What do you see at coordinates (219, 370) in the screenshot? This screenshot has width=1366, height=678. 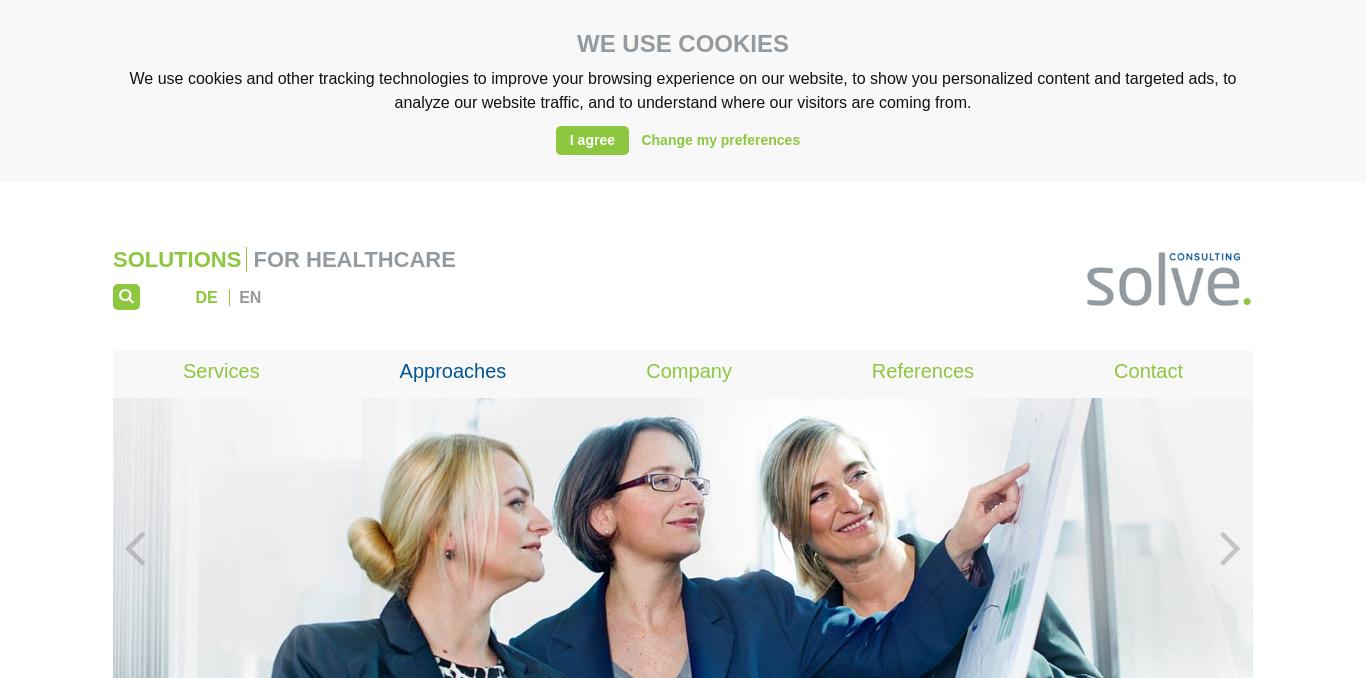 I see `'Services'` at bounding box center [219, 370].